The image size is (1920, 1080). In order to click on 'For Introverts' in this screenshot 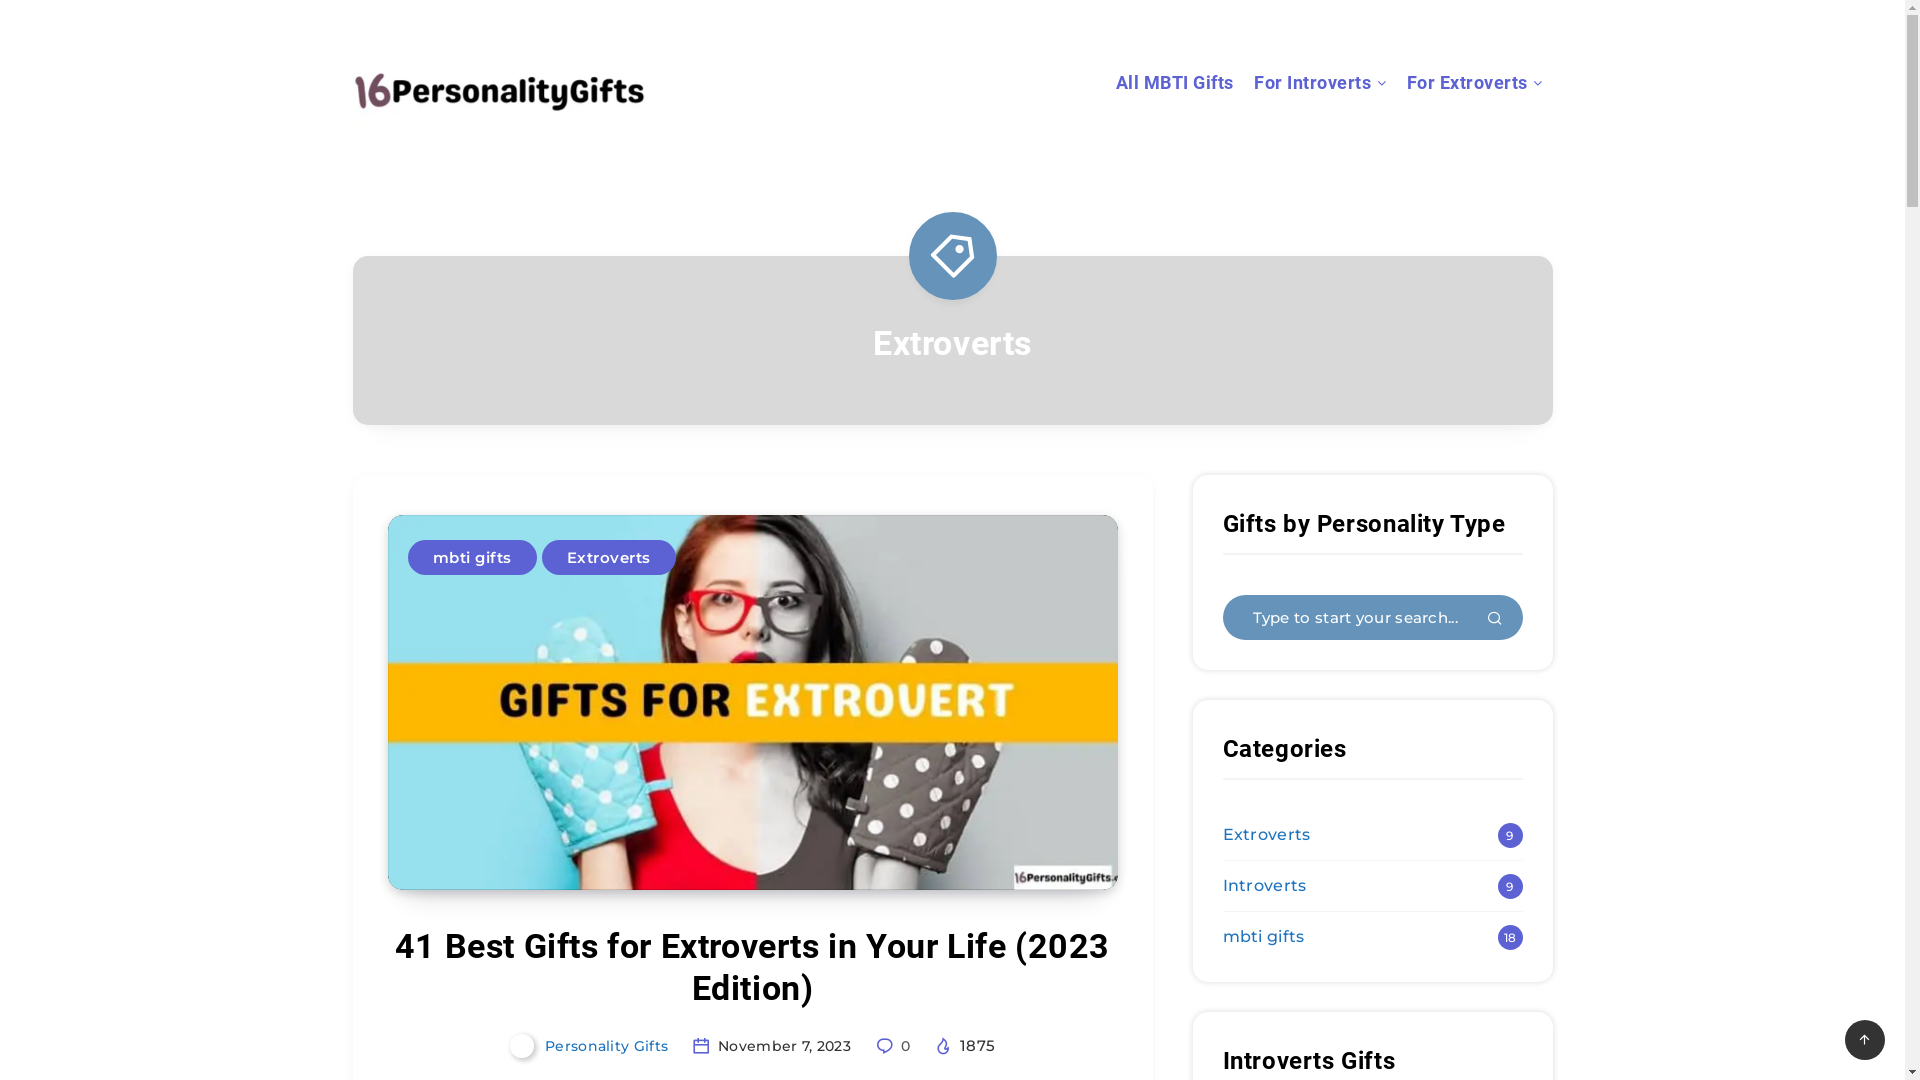, I will do `click(1312, 84)`.